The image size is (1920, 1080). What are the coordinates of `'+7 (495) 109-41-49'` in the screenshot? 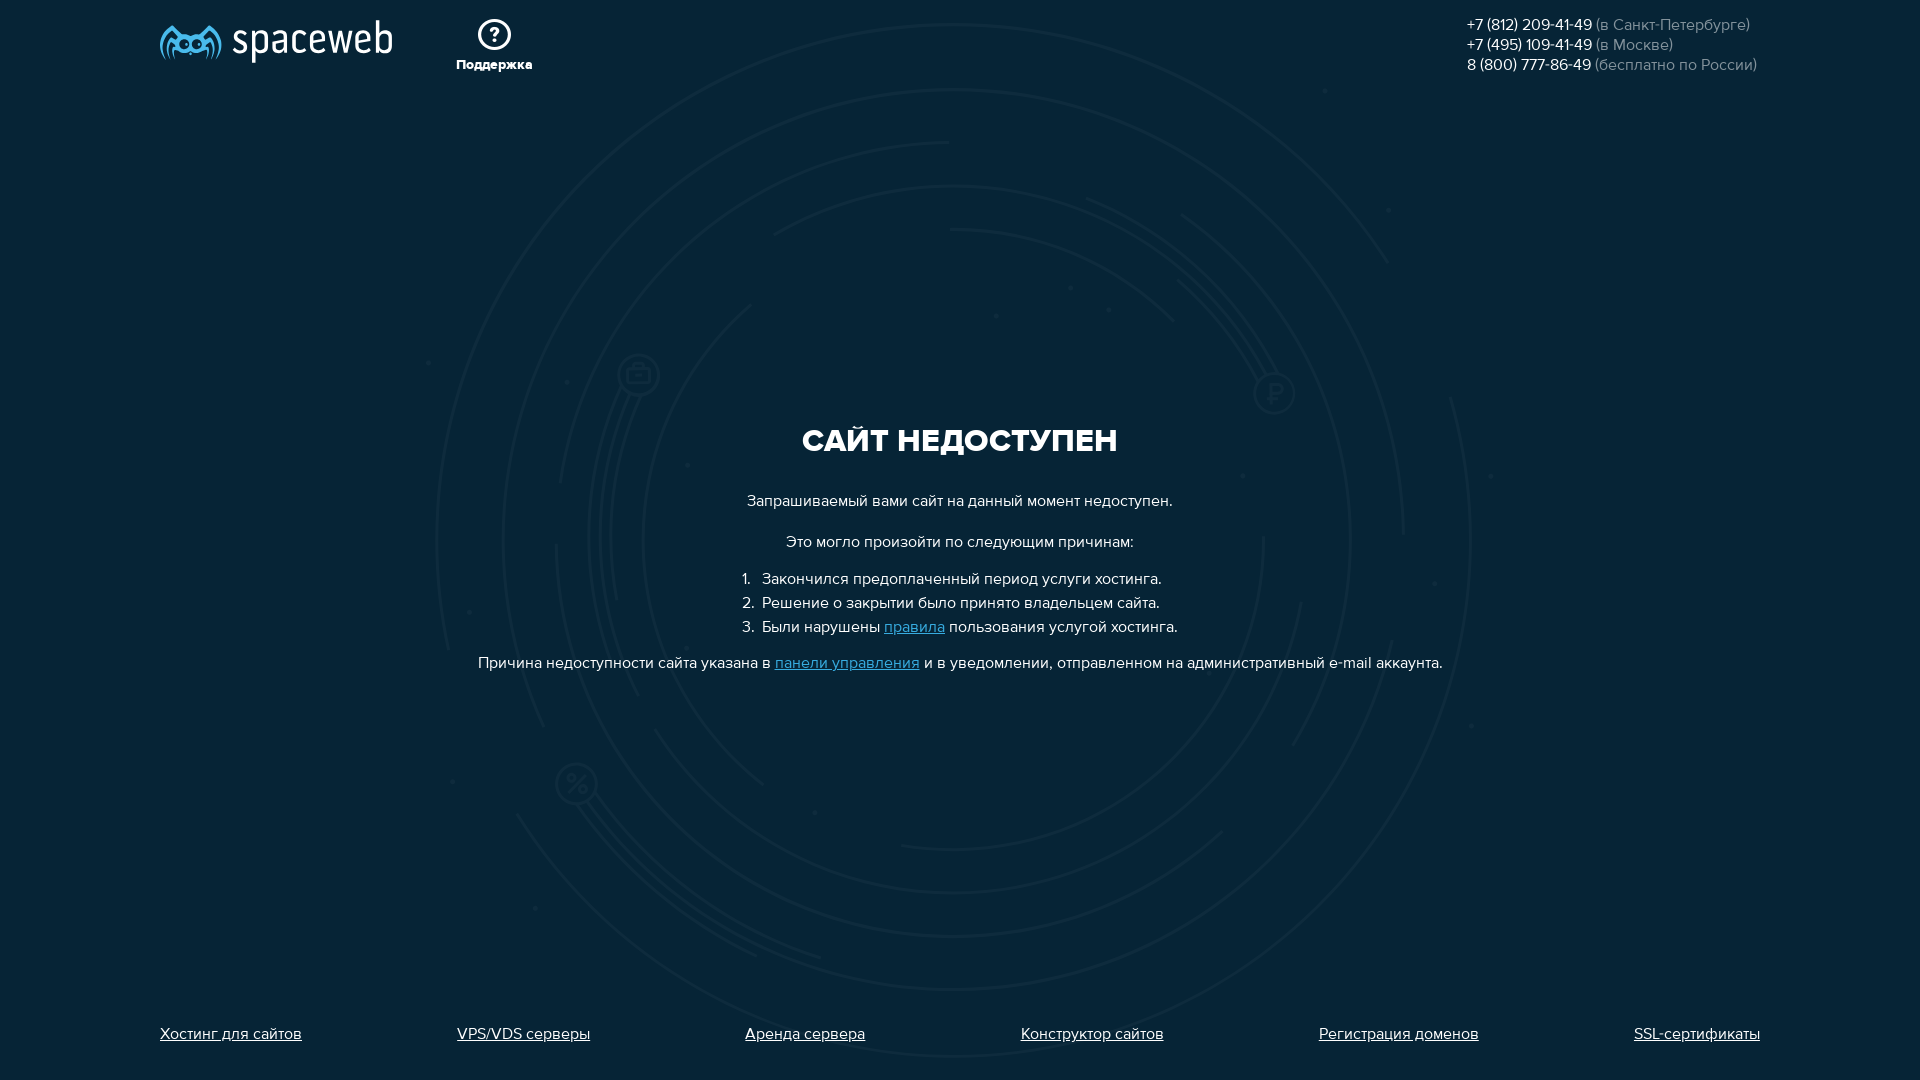 It's located at (1528, 45).